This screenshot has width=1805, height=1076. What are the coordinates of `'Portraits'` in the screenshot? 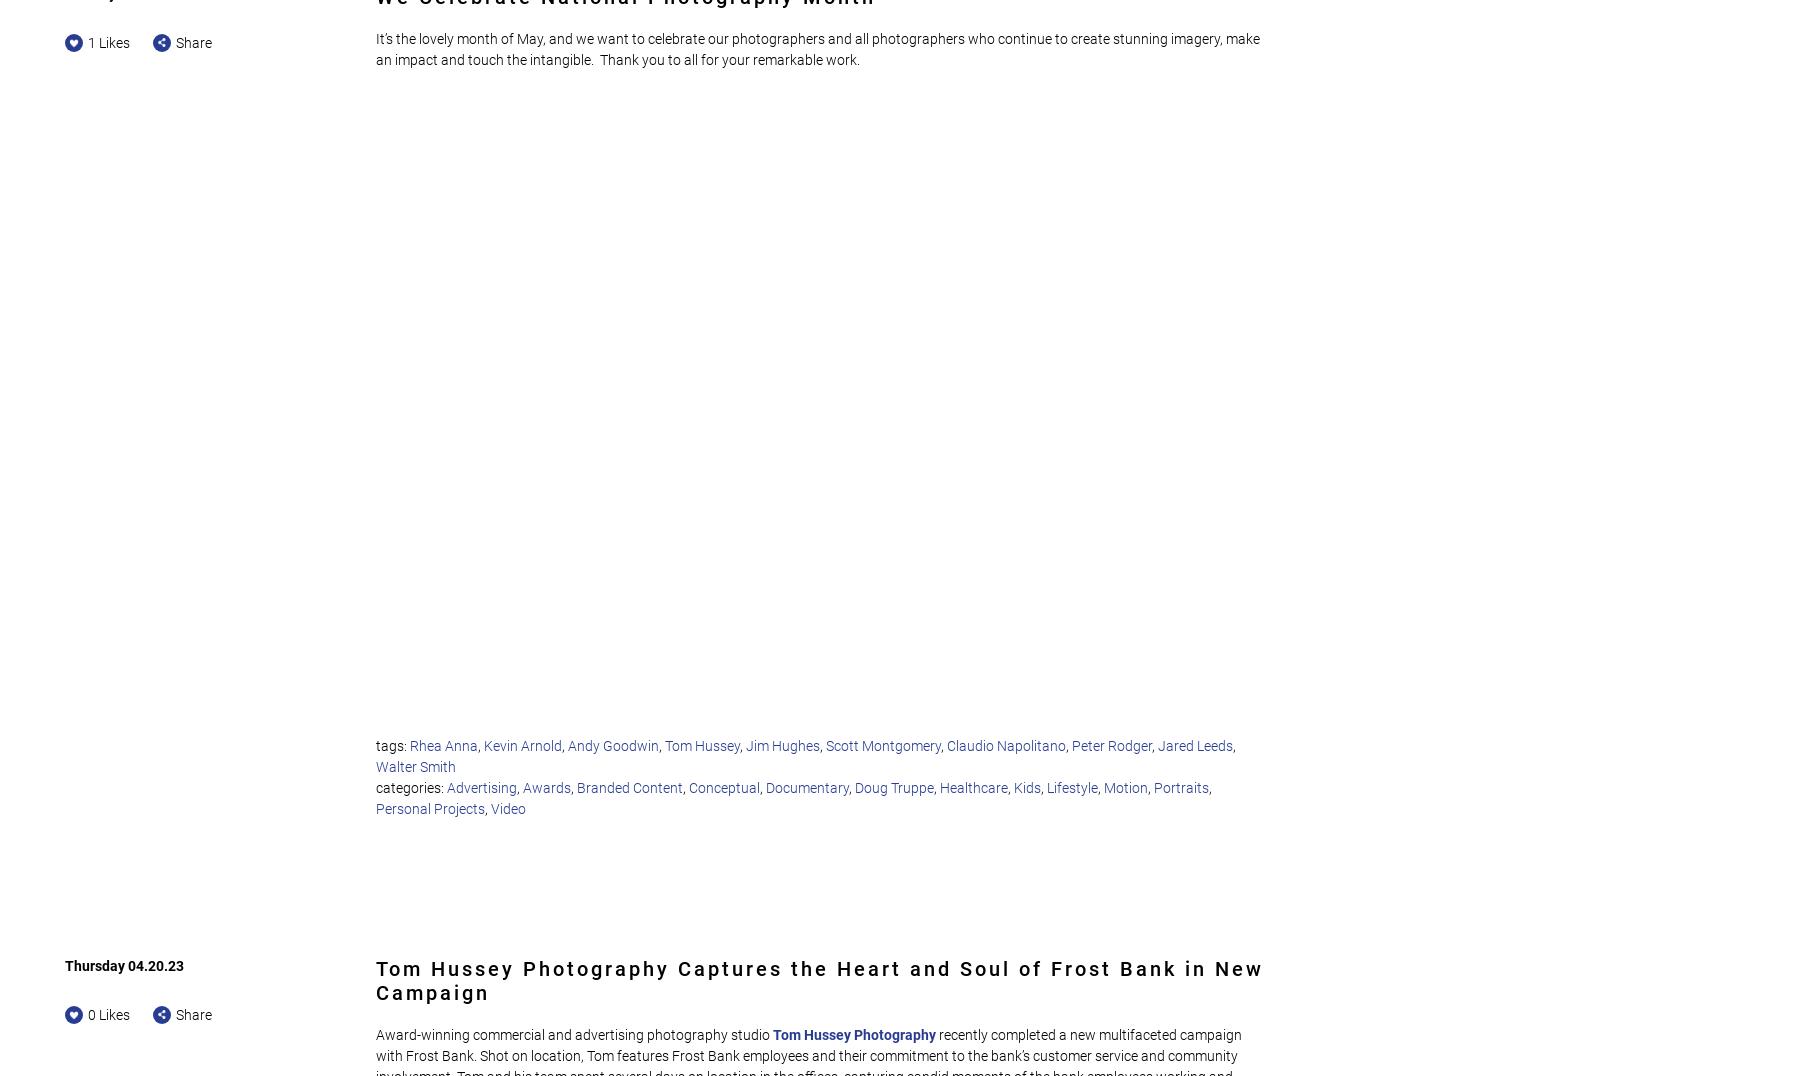 It's located at (1181, 786).